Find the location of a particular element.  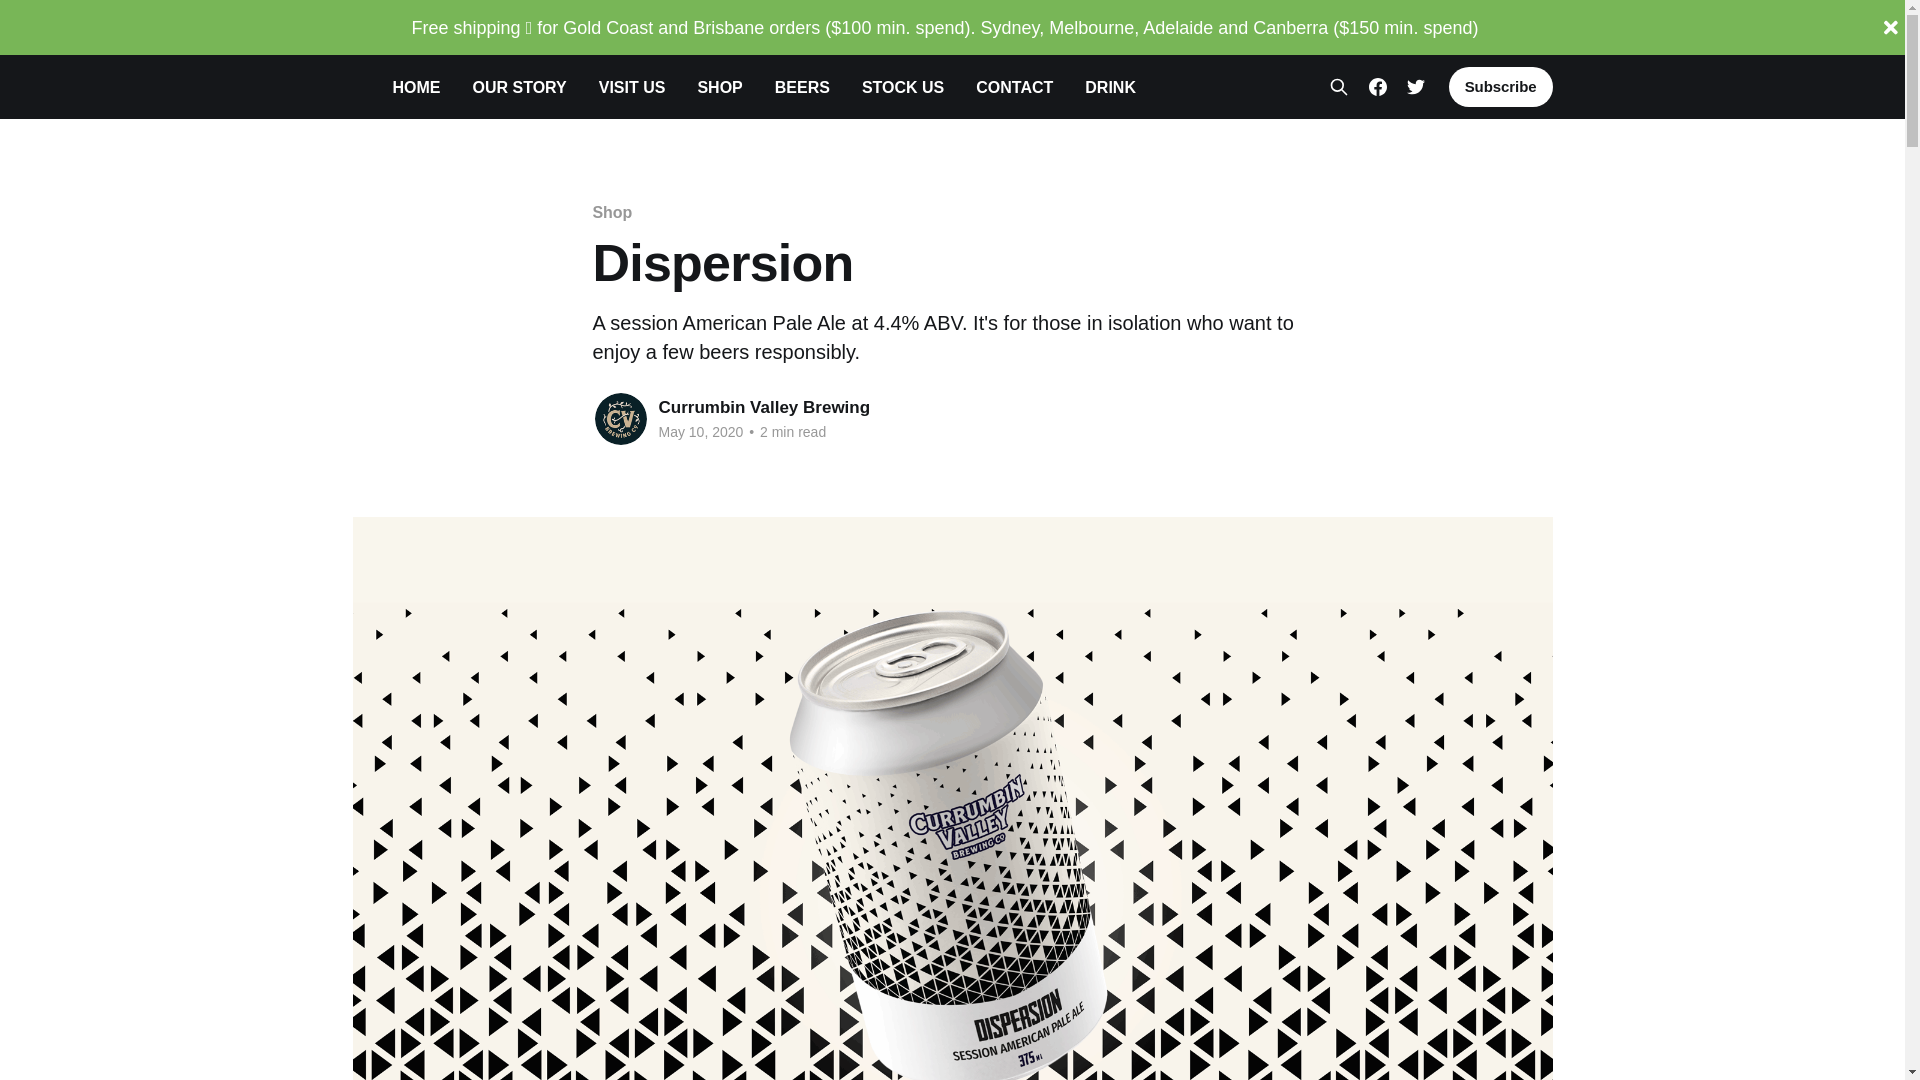

'STOCK US' is located at coordinates (901, 86).